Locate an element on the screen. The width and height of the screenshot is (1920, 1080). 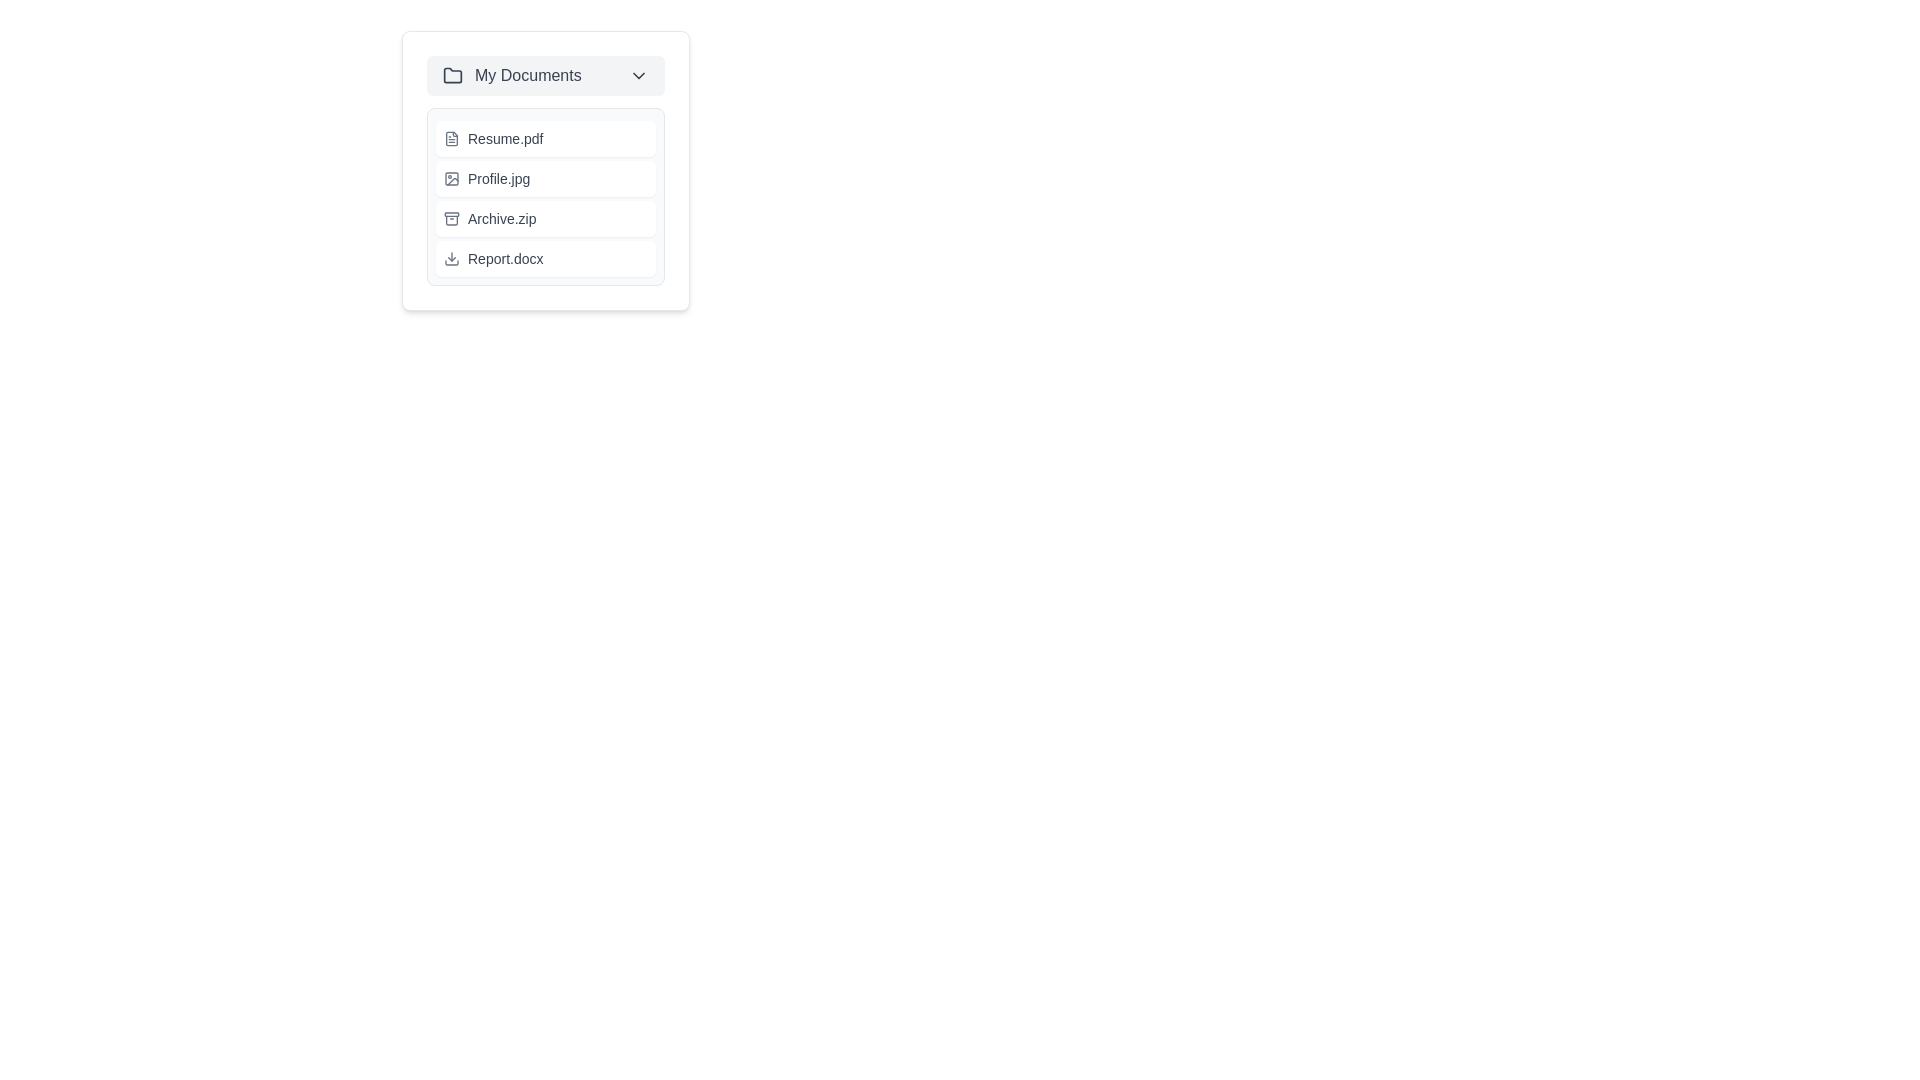
the static text label that reads 'My Documents', positioned in the toolbar between a folder icon and a dropdown arrow icon is located at coordinates (552, 75).